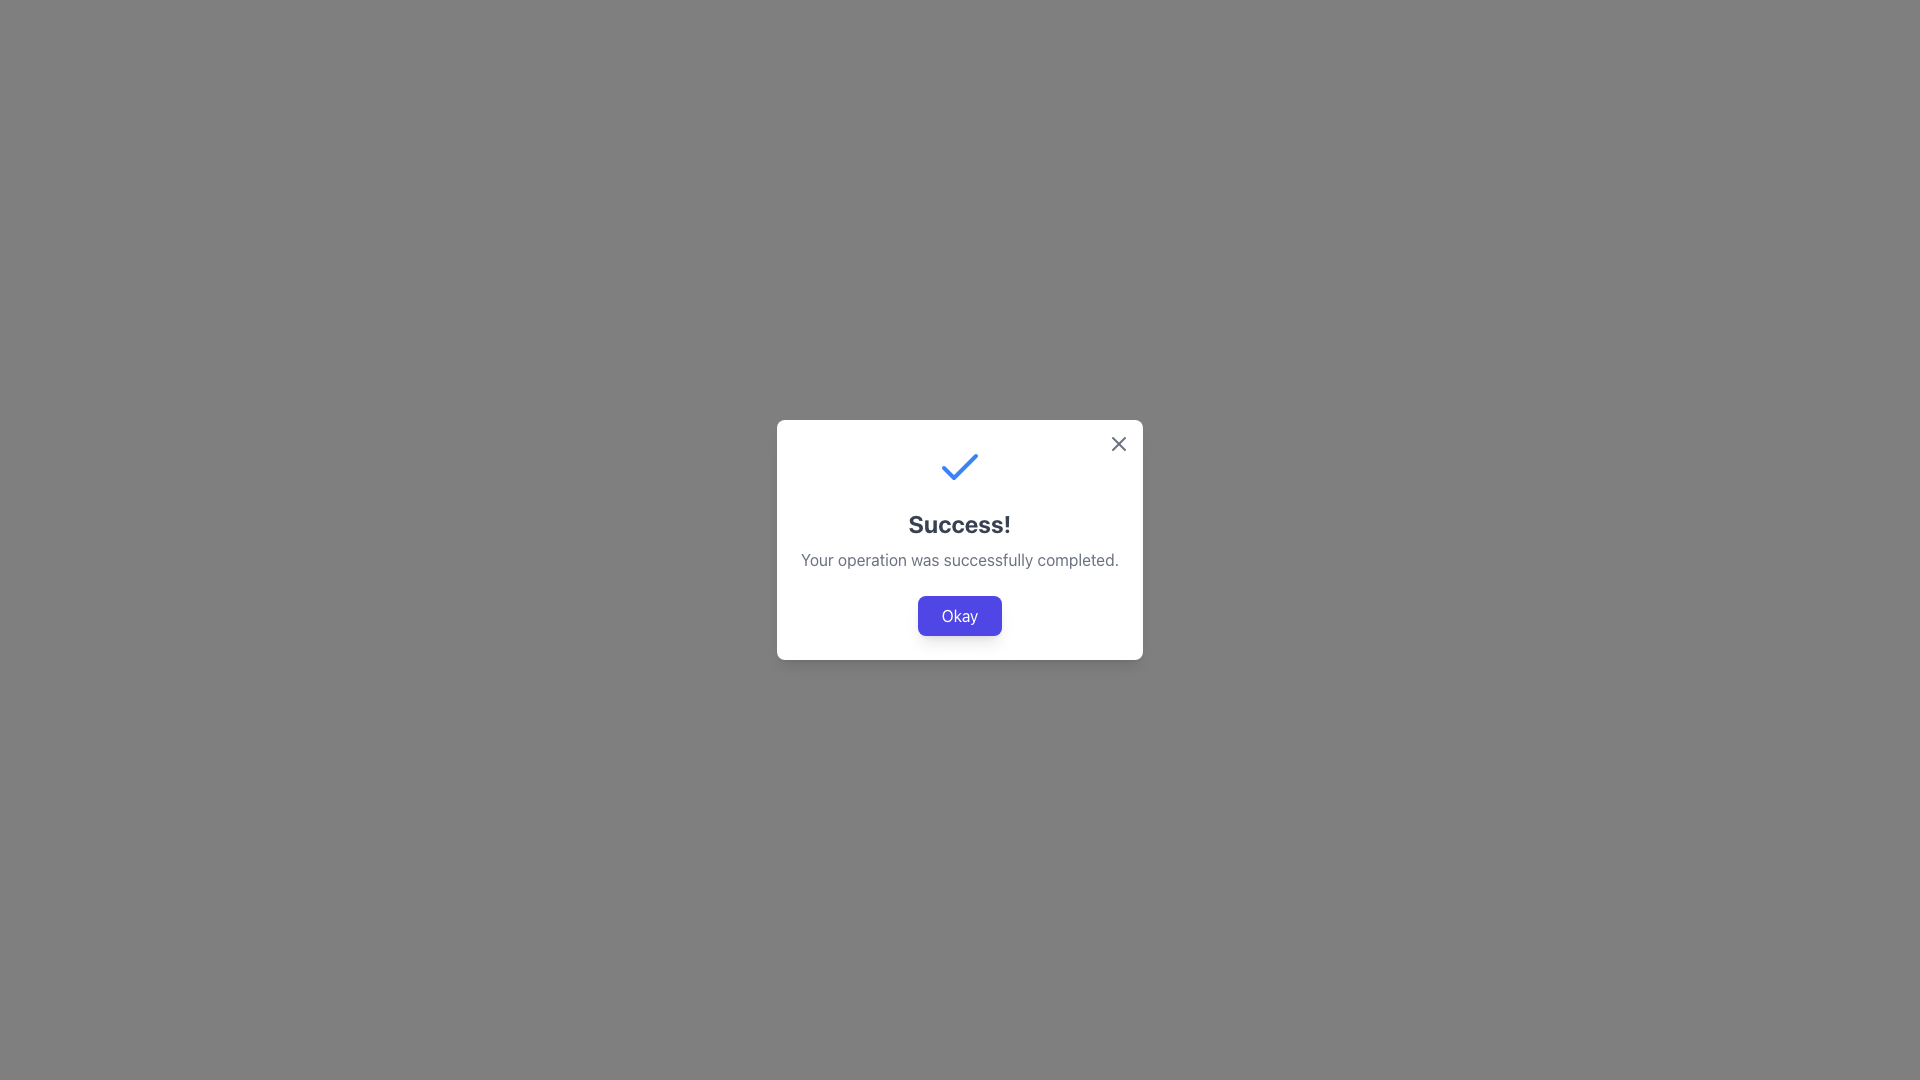 The width and height of the screenshot is (1920, 1080). I want to click on the small gray 'X' icon button located at the top-right corner of the white popup card to change its color, so click(1117, 442).